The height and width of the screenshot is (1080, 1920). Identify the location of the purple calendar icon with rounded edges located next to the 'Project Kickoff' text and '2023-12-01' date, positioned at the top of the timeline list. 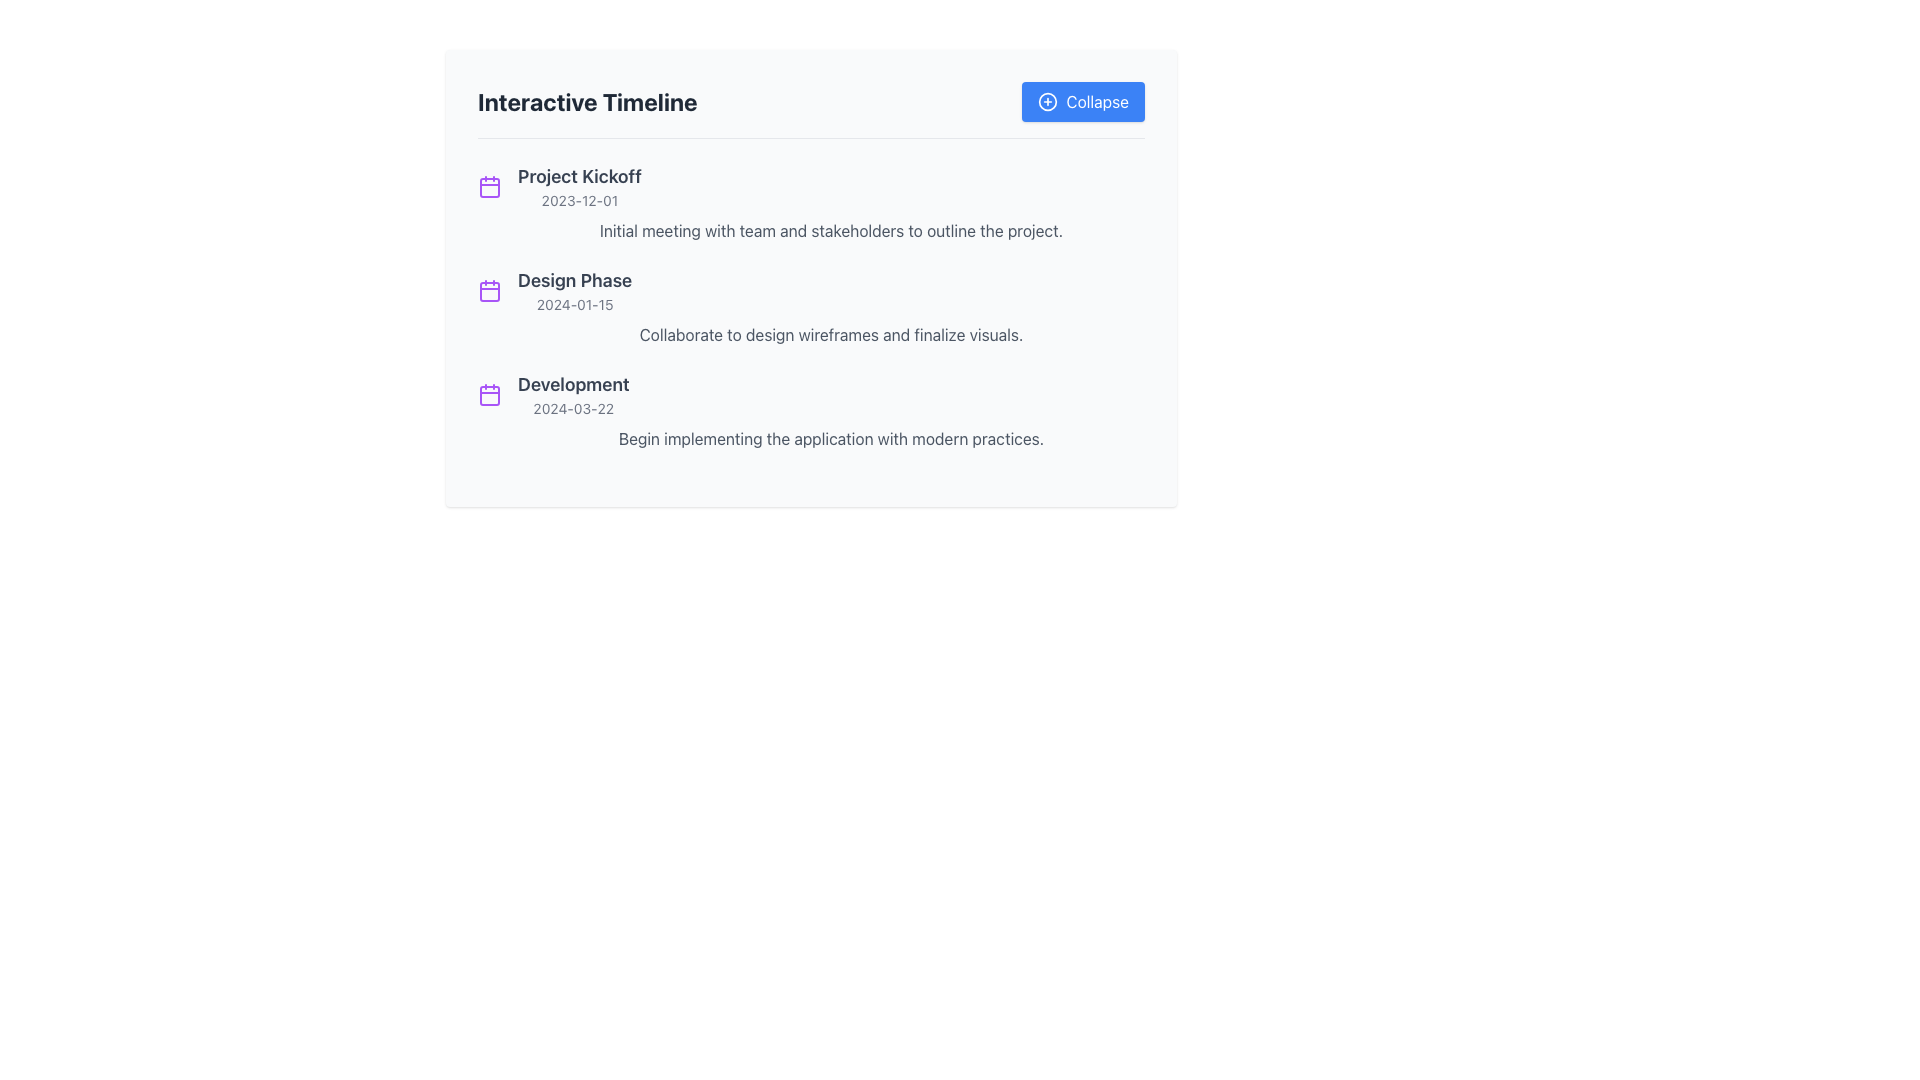
(489, 186).